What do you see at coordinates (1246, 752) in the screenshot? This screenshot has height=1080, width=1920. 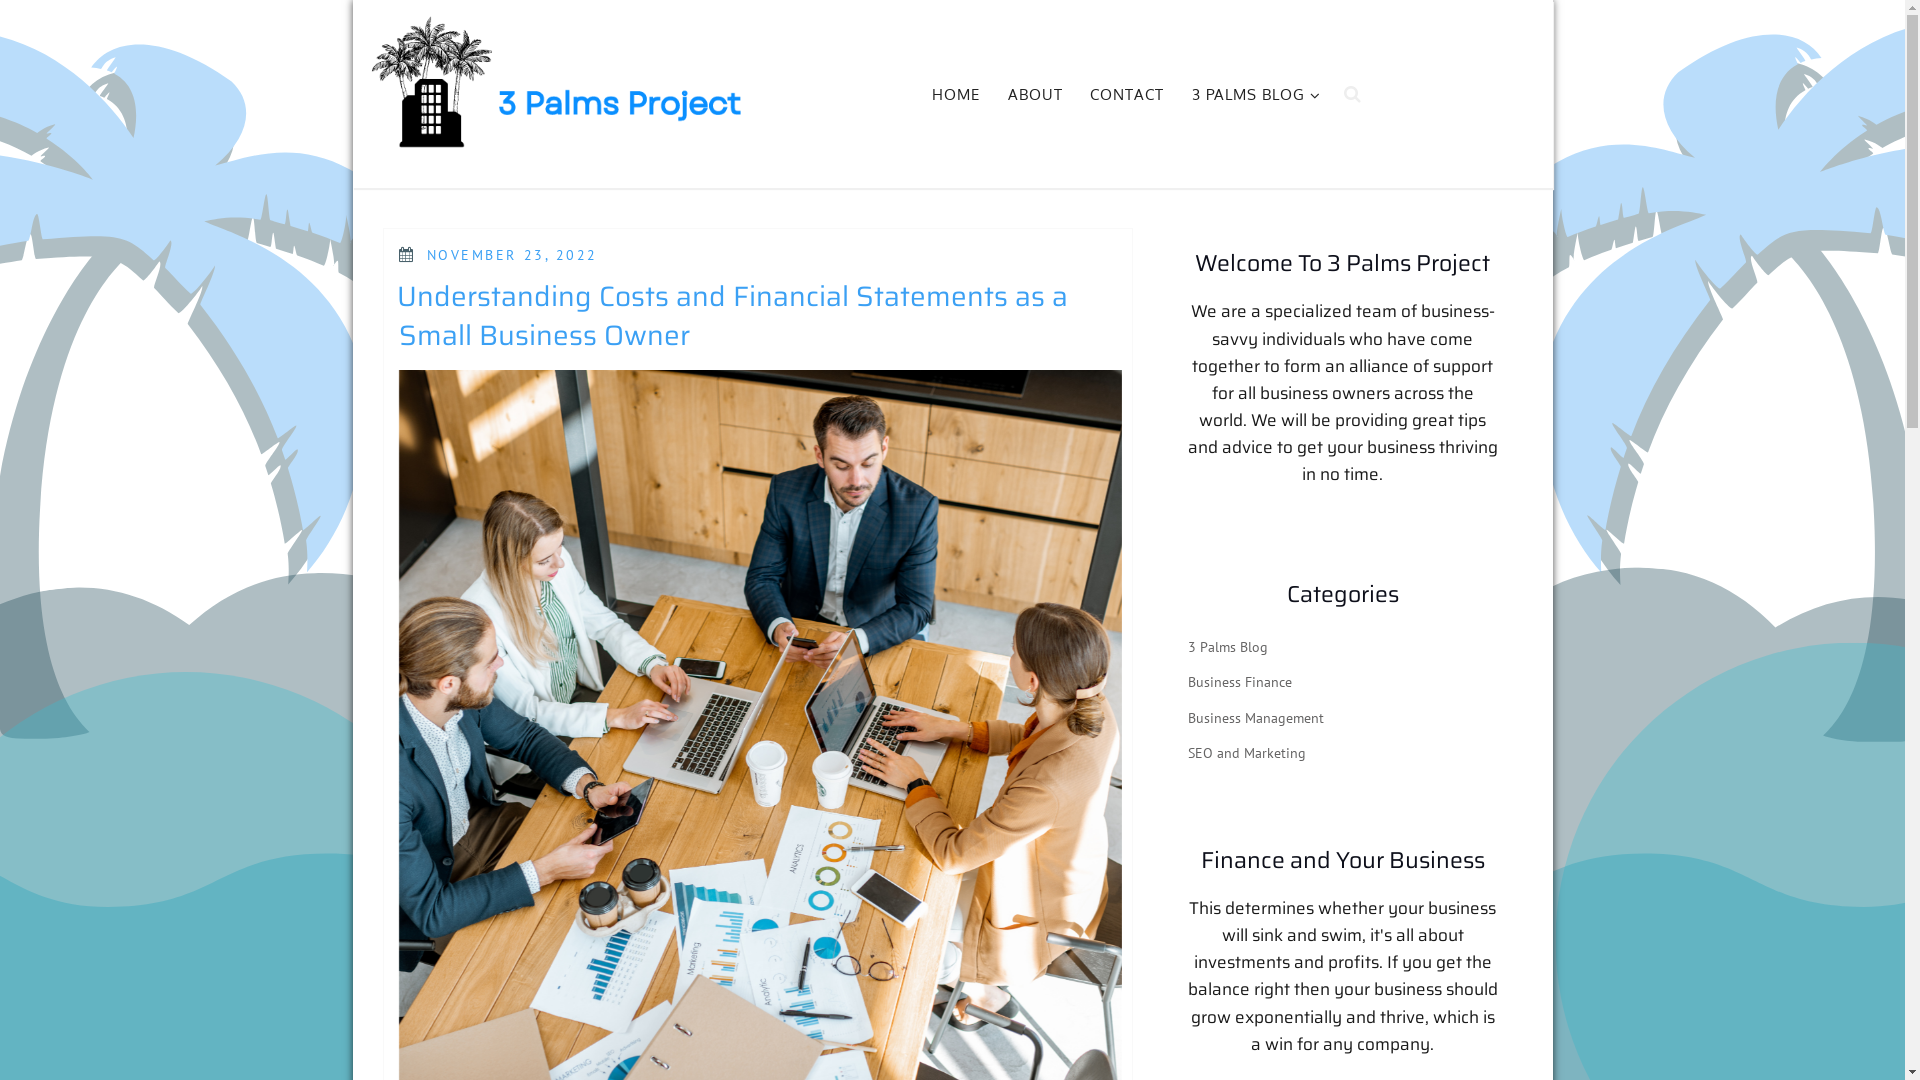 I see `'SEO and Marketing'` at bounding box center [1246, 752].